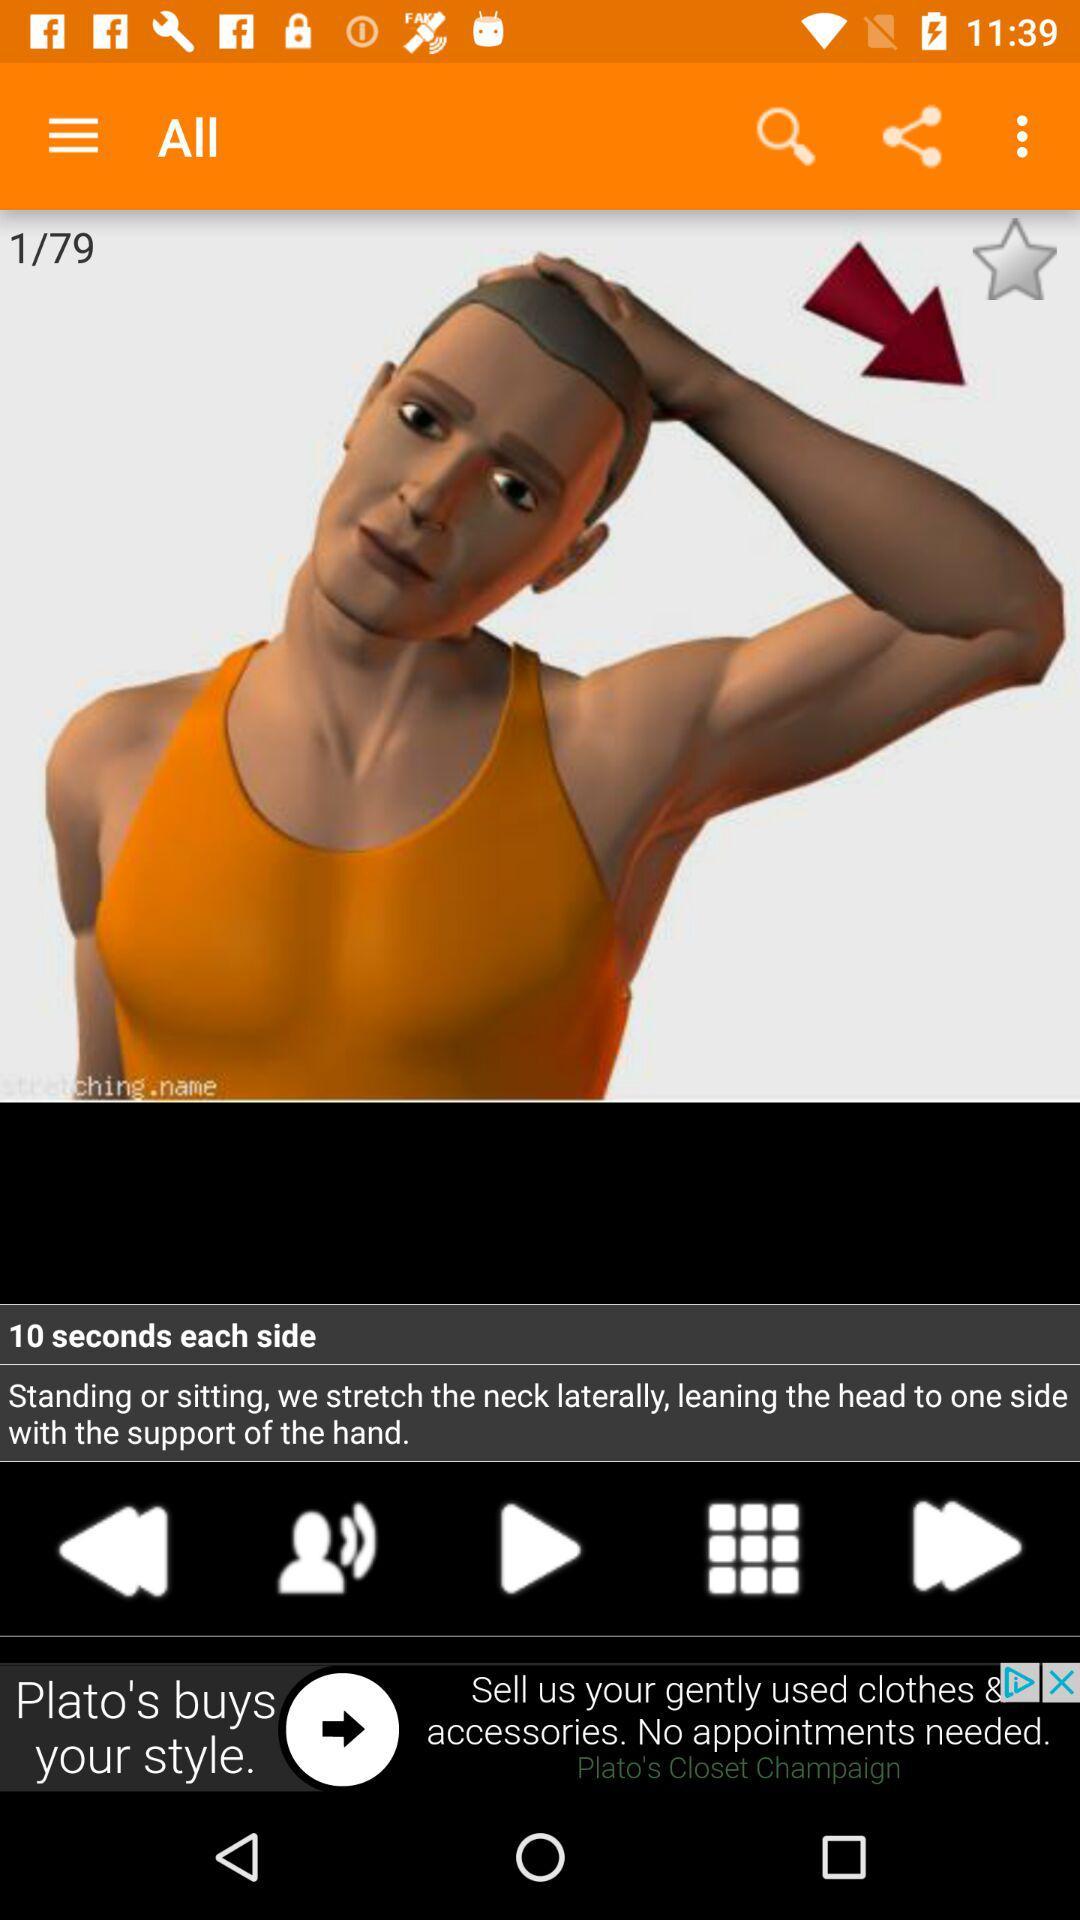 This screenshot has height=1920, width=1080. What do you see at coordinates (1014, 258) in the screenshot?
I see `the star icon` at bounding box center [1014, 258].